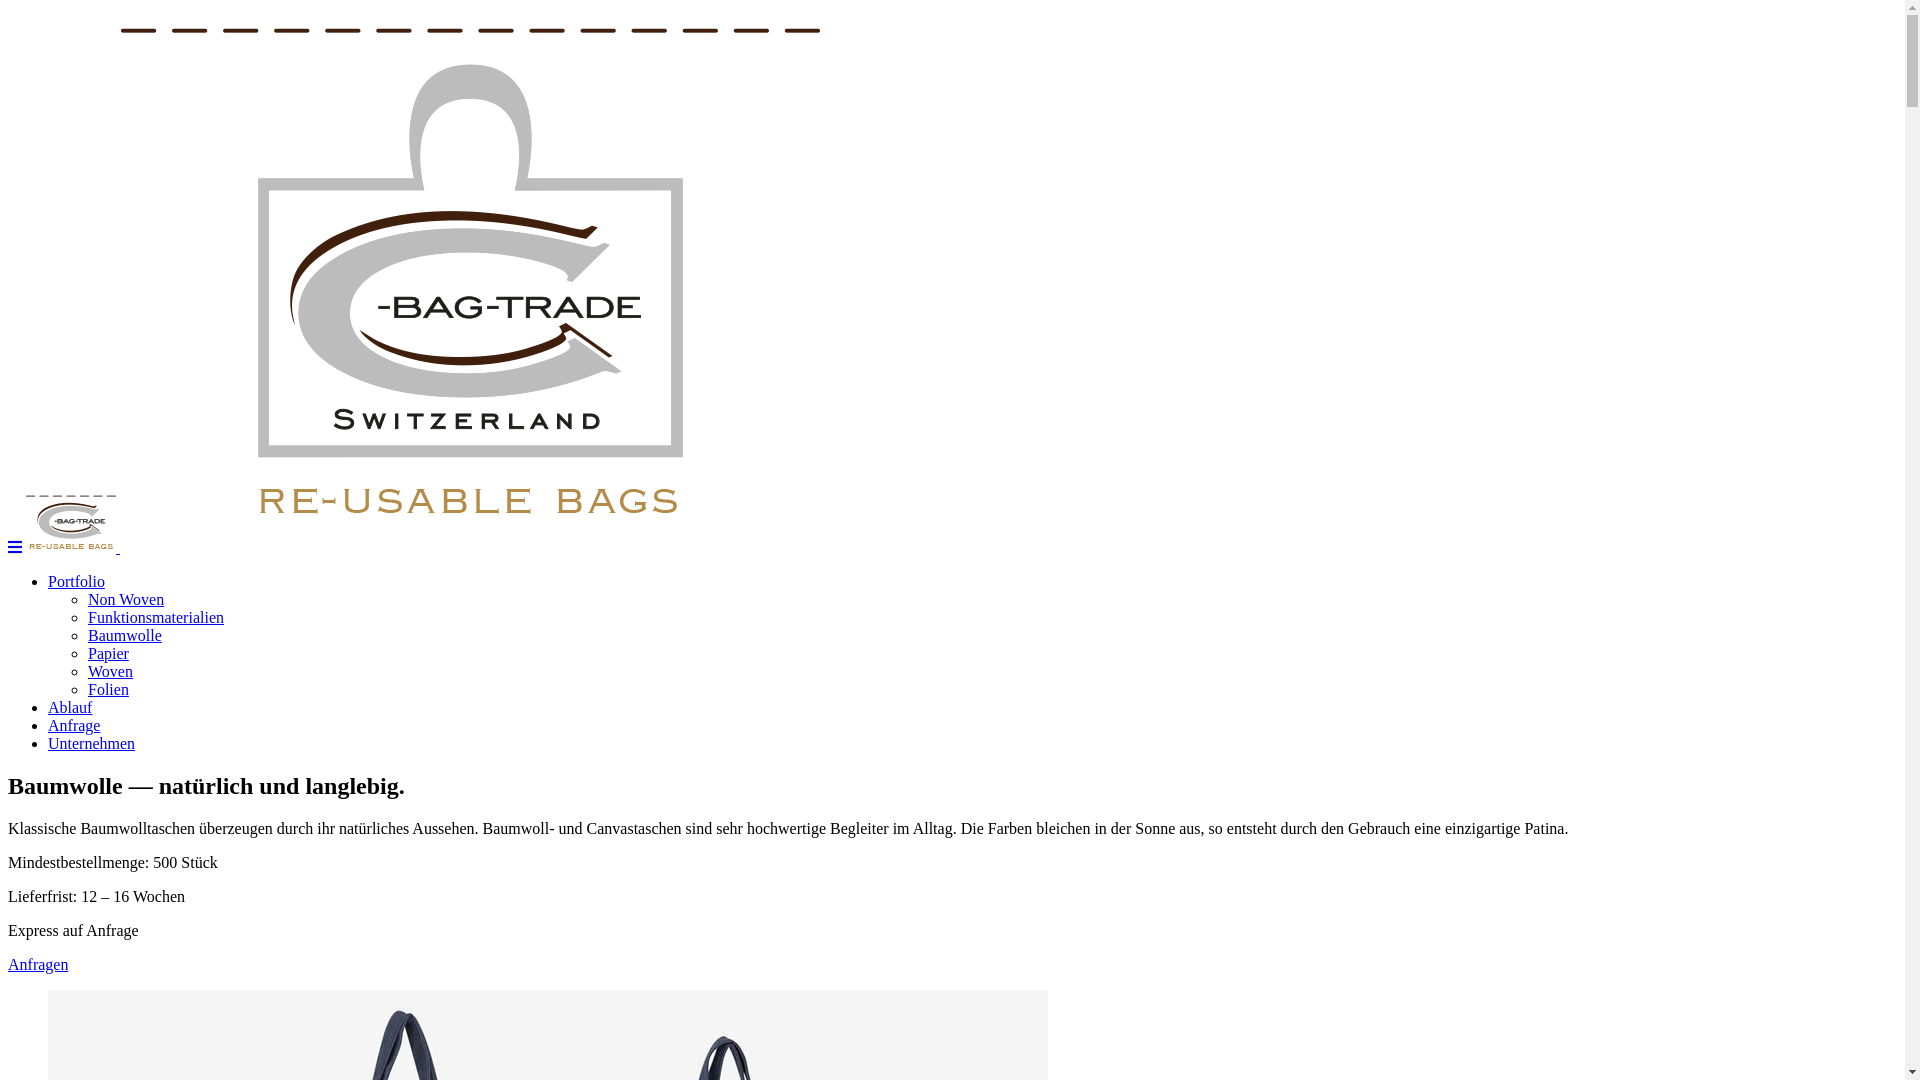  I want to click on 'Funktionsmaterialien', so click(155, 616).